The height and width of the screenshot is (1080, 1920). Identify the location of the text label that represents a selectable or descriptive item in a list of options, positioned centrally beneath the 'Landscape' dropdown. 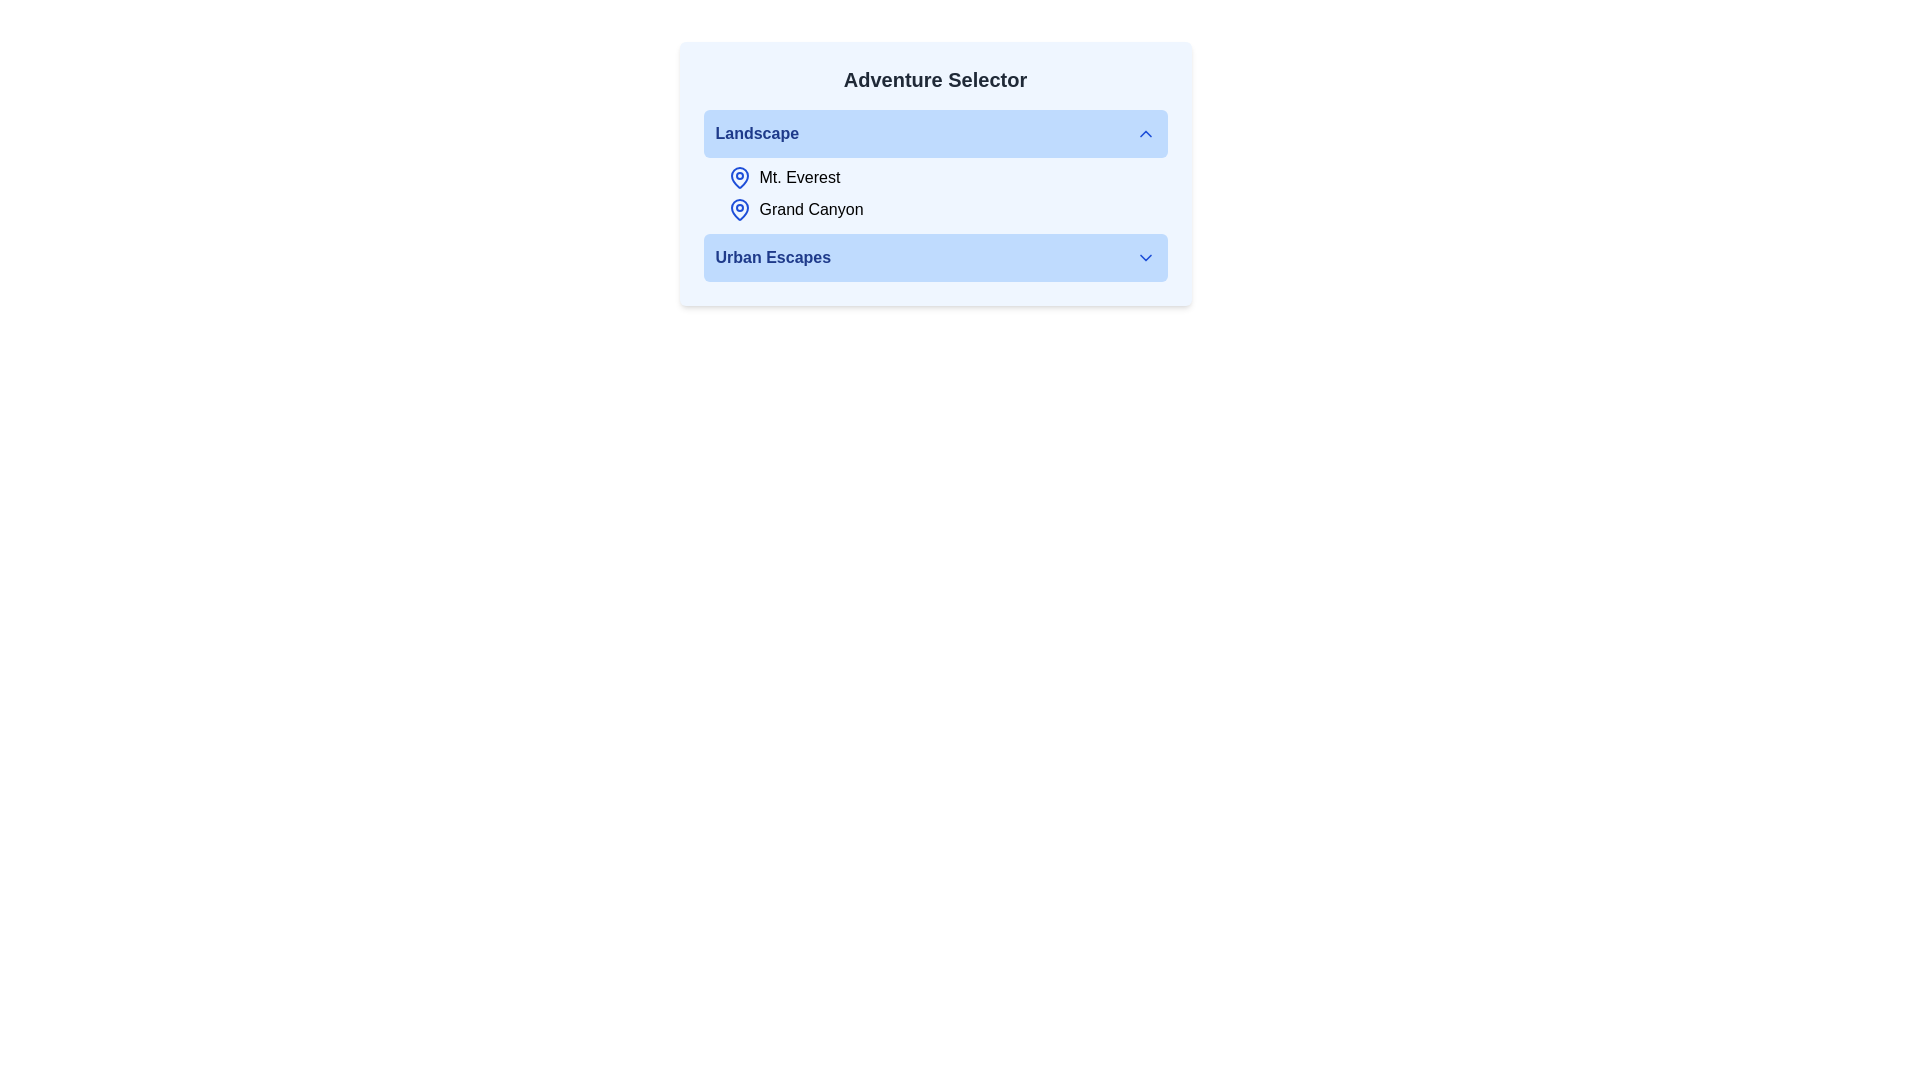
(772, 257).